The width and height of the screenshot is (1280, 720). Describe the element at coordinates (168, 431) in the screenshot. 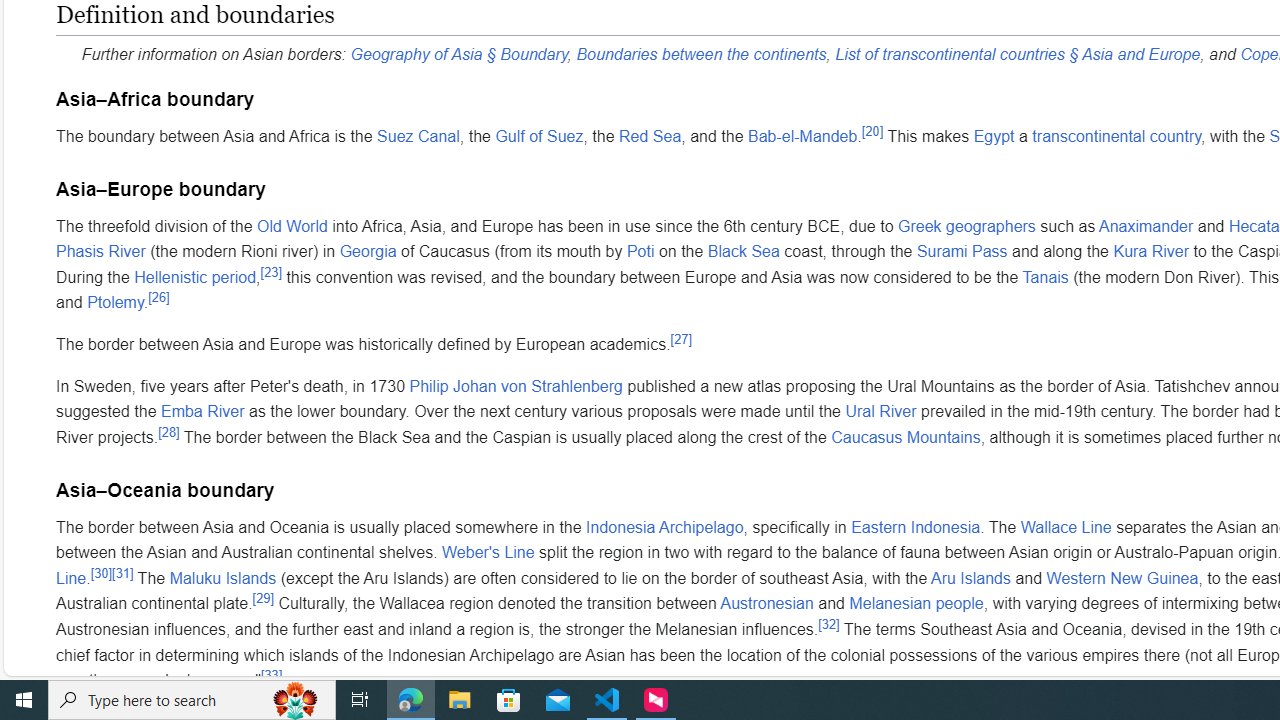

I see `'[28]'` at that location.